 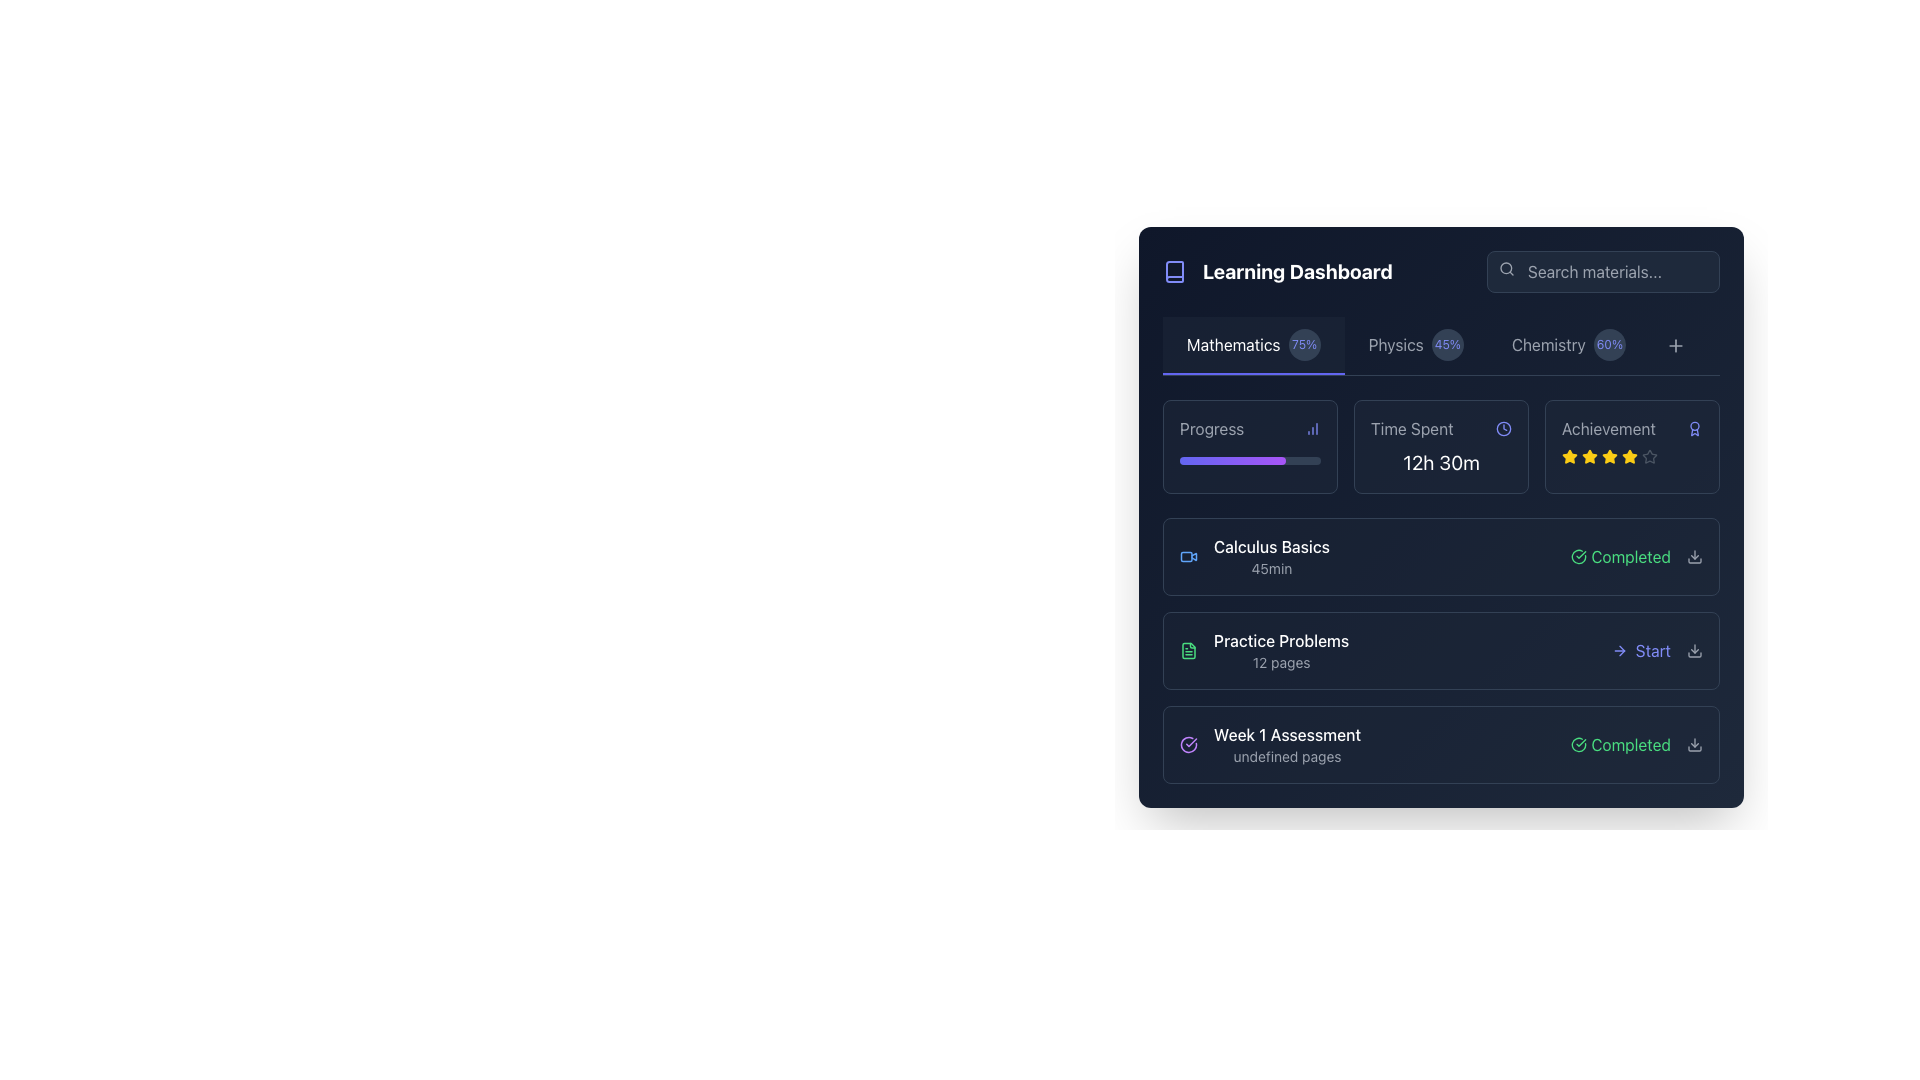 What do you see at coordinates (1271, 547) in the screenshot?
I see `text element that contains 'Calculus Basics' in bold white font, positioned above '45min' within the Mathematics section of the interface` at bounding box center [1271, 547].